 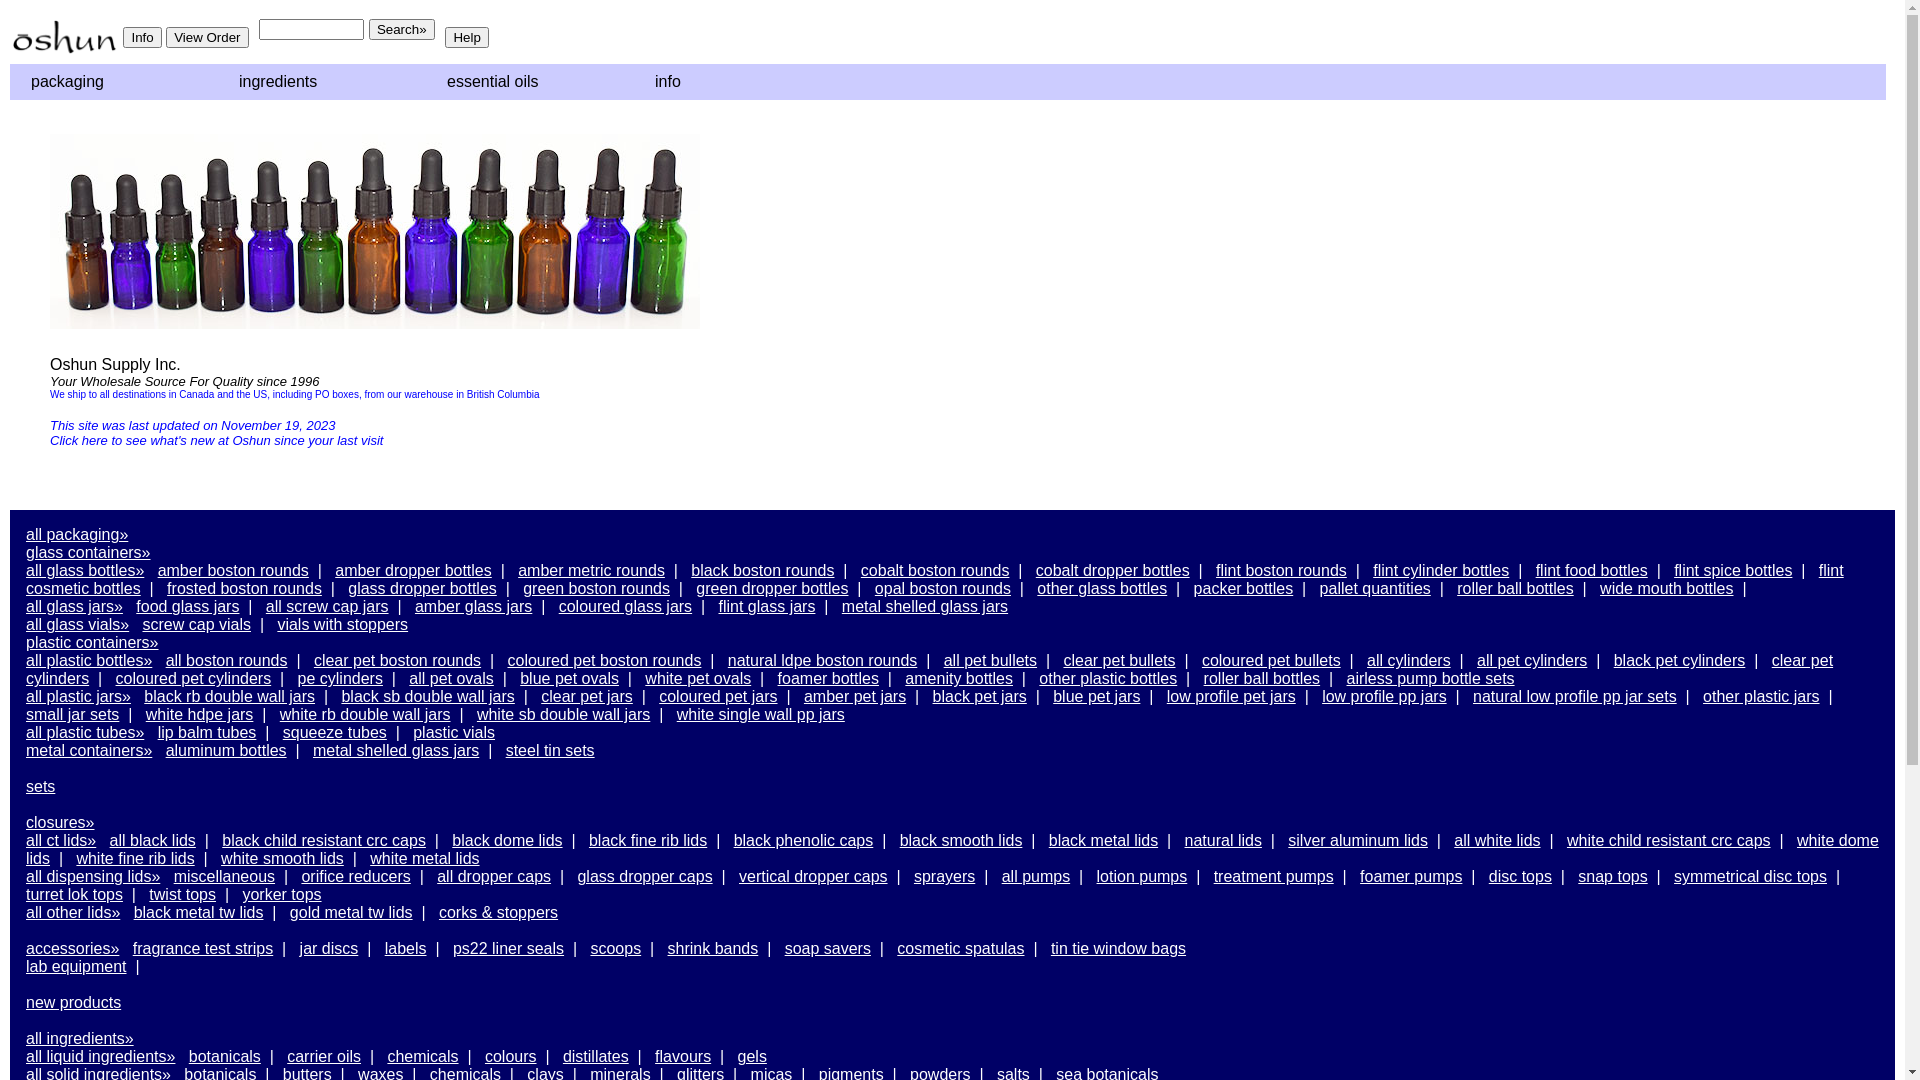 What do you see at coordinates (733, 80) in the screenshot?
I see `'info'` at bounding box center [733, 80].